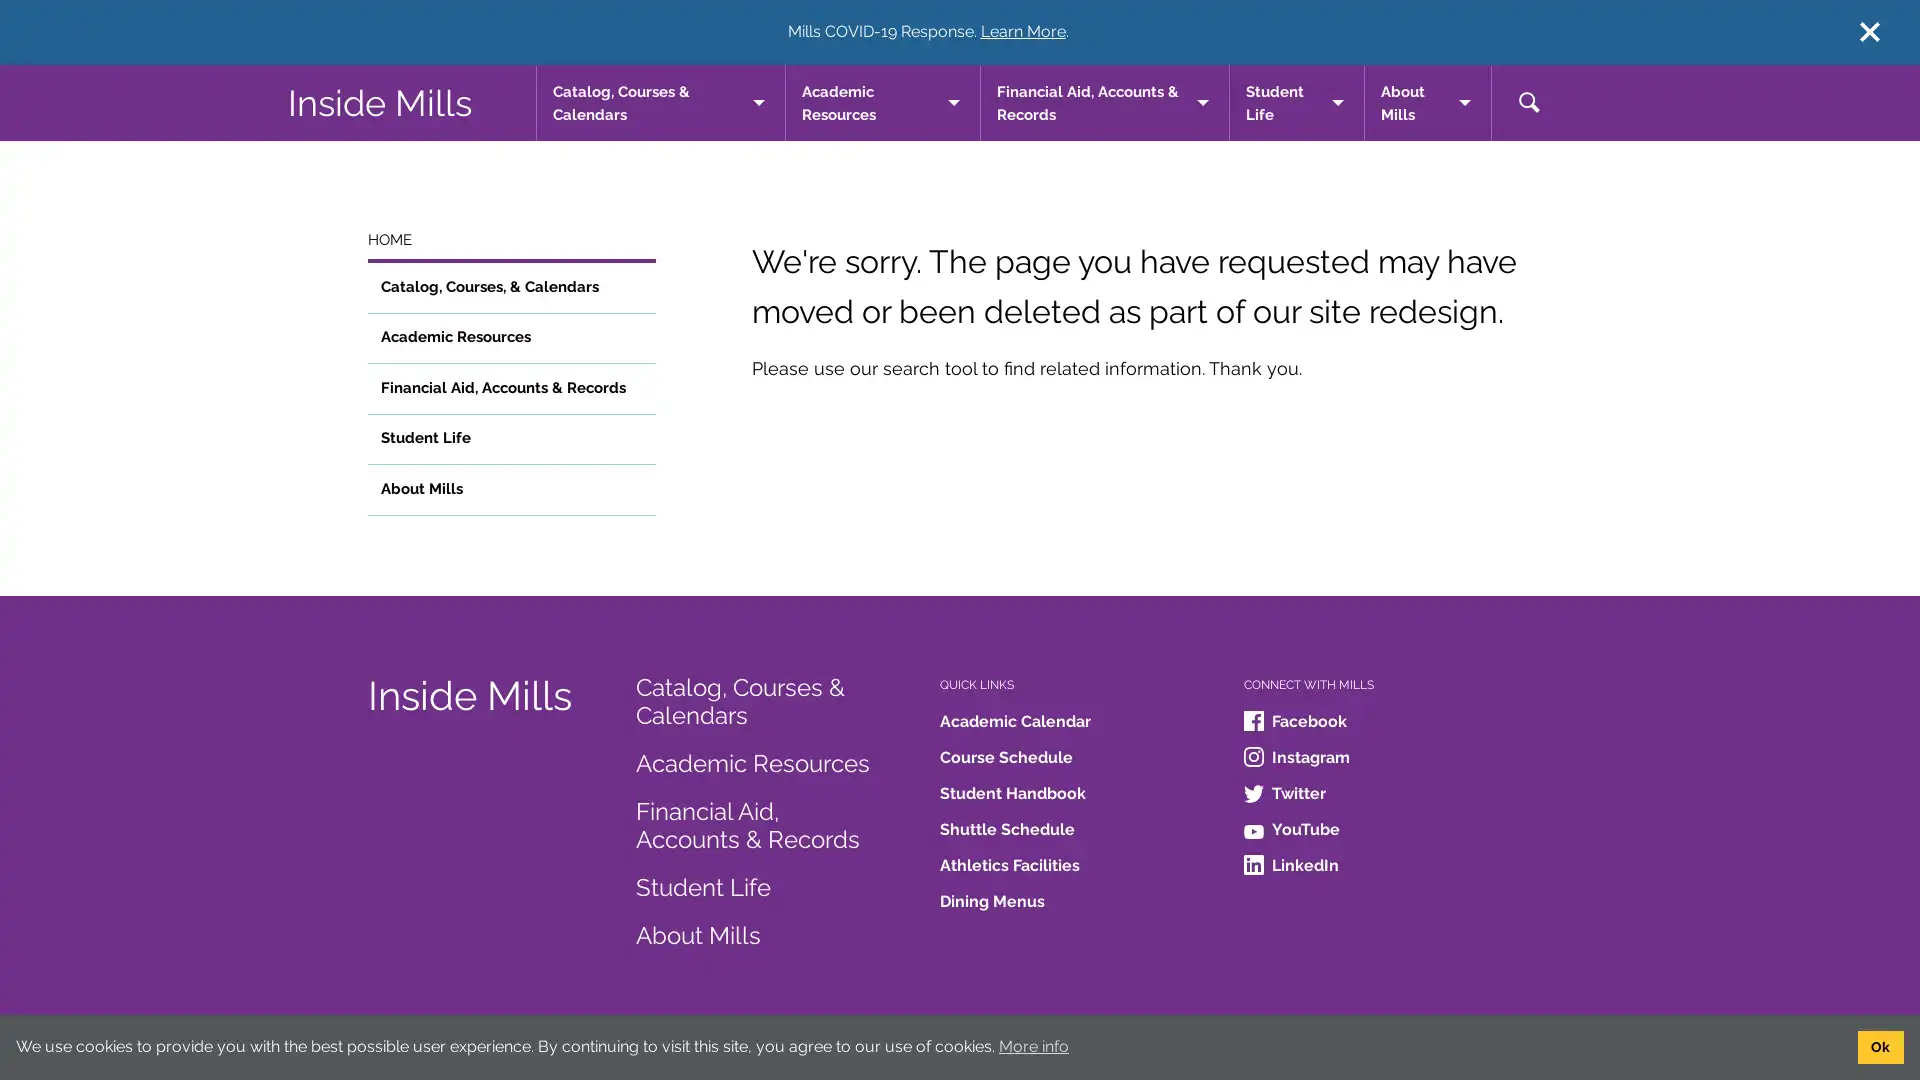 This screenshot has height=1080, width=1920. I want to click on toggle search, so click(1529, 101).